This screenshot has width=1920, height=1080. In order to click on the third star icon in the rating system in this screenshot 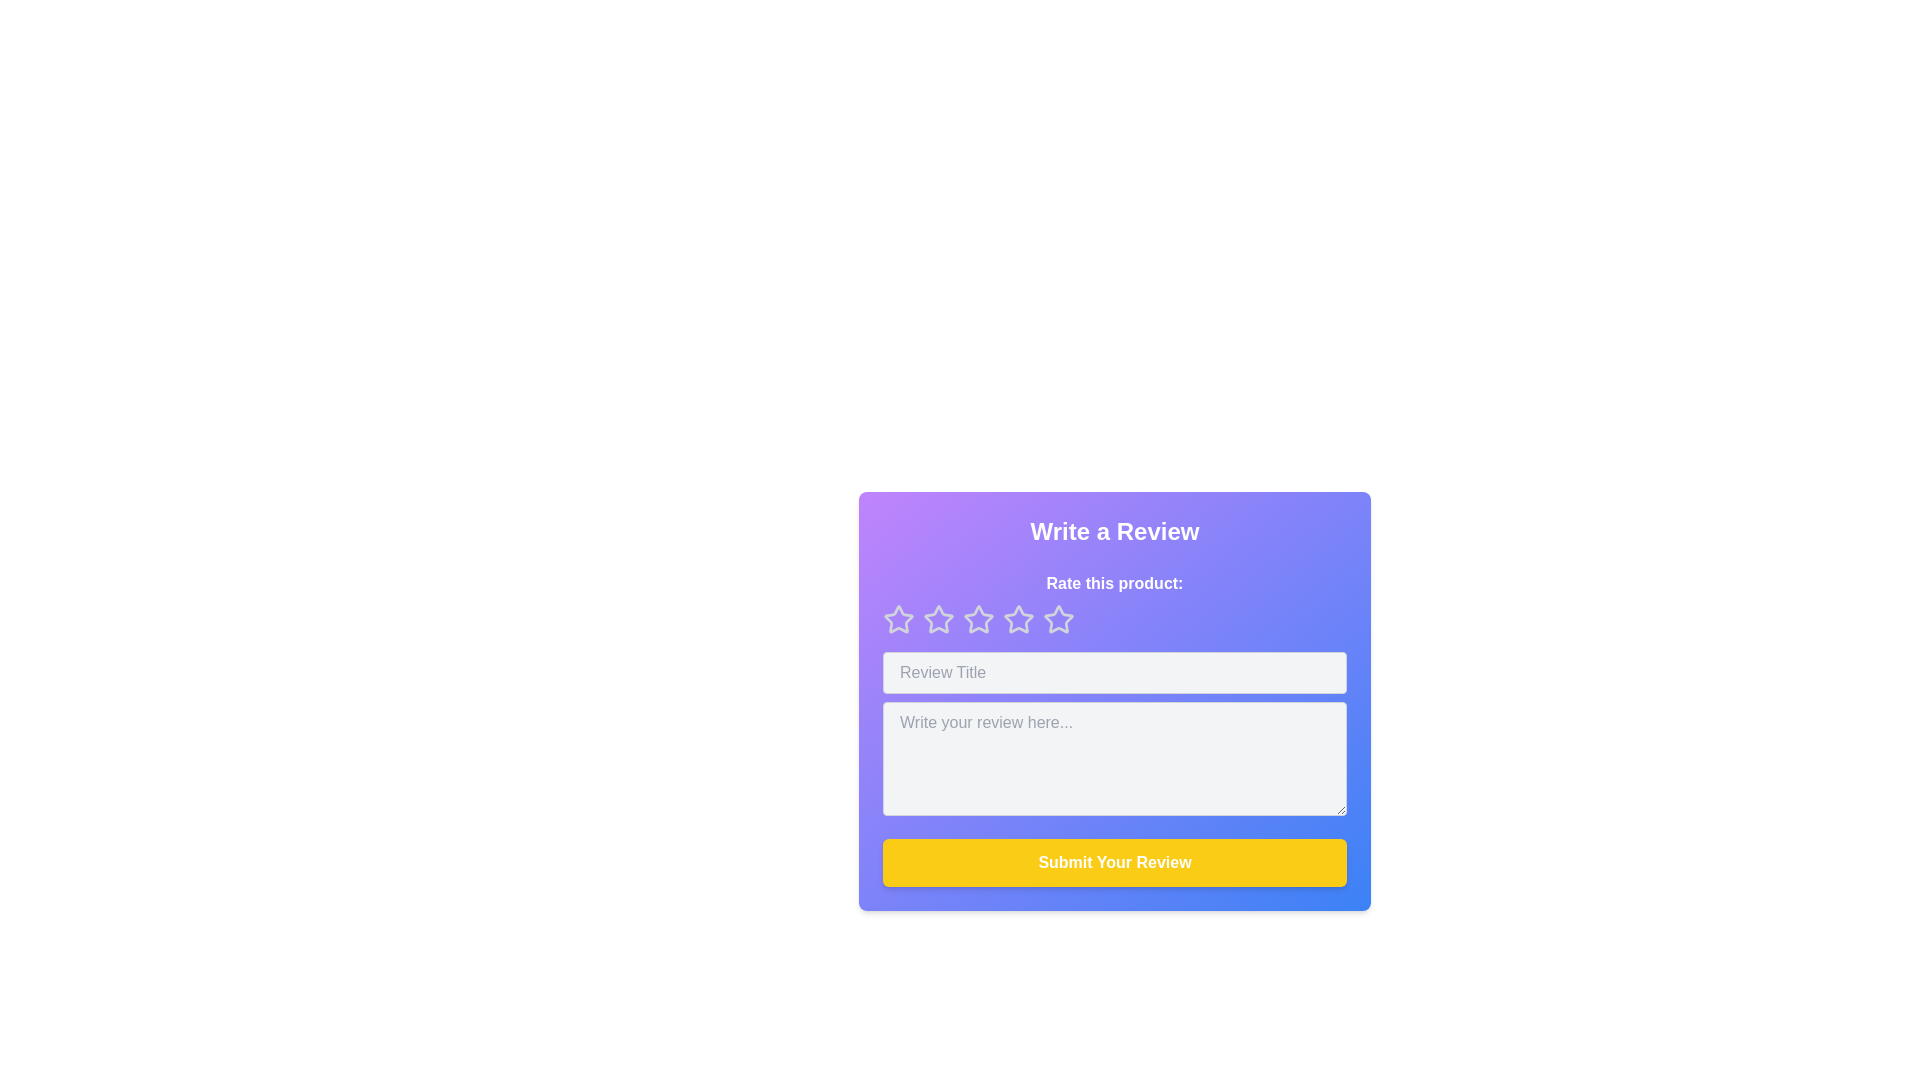, I will do `click(1017, 617)`.